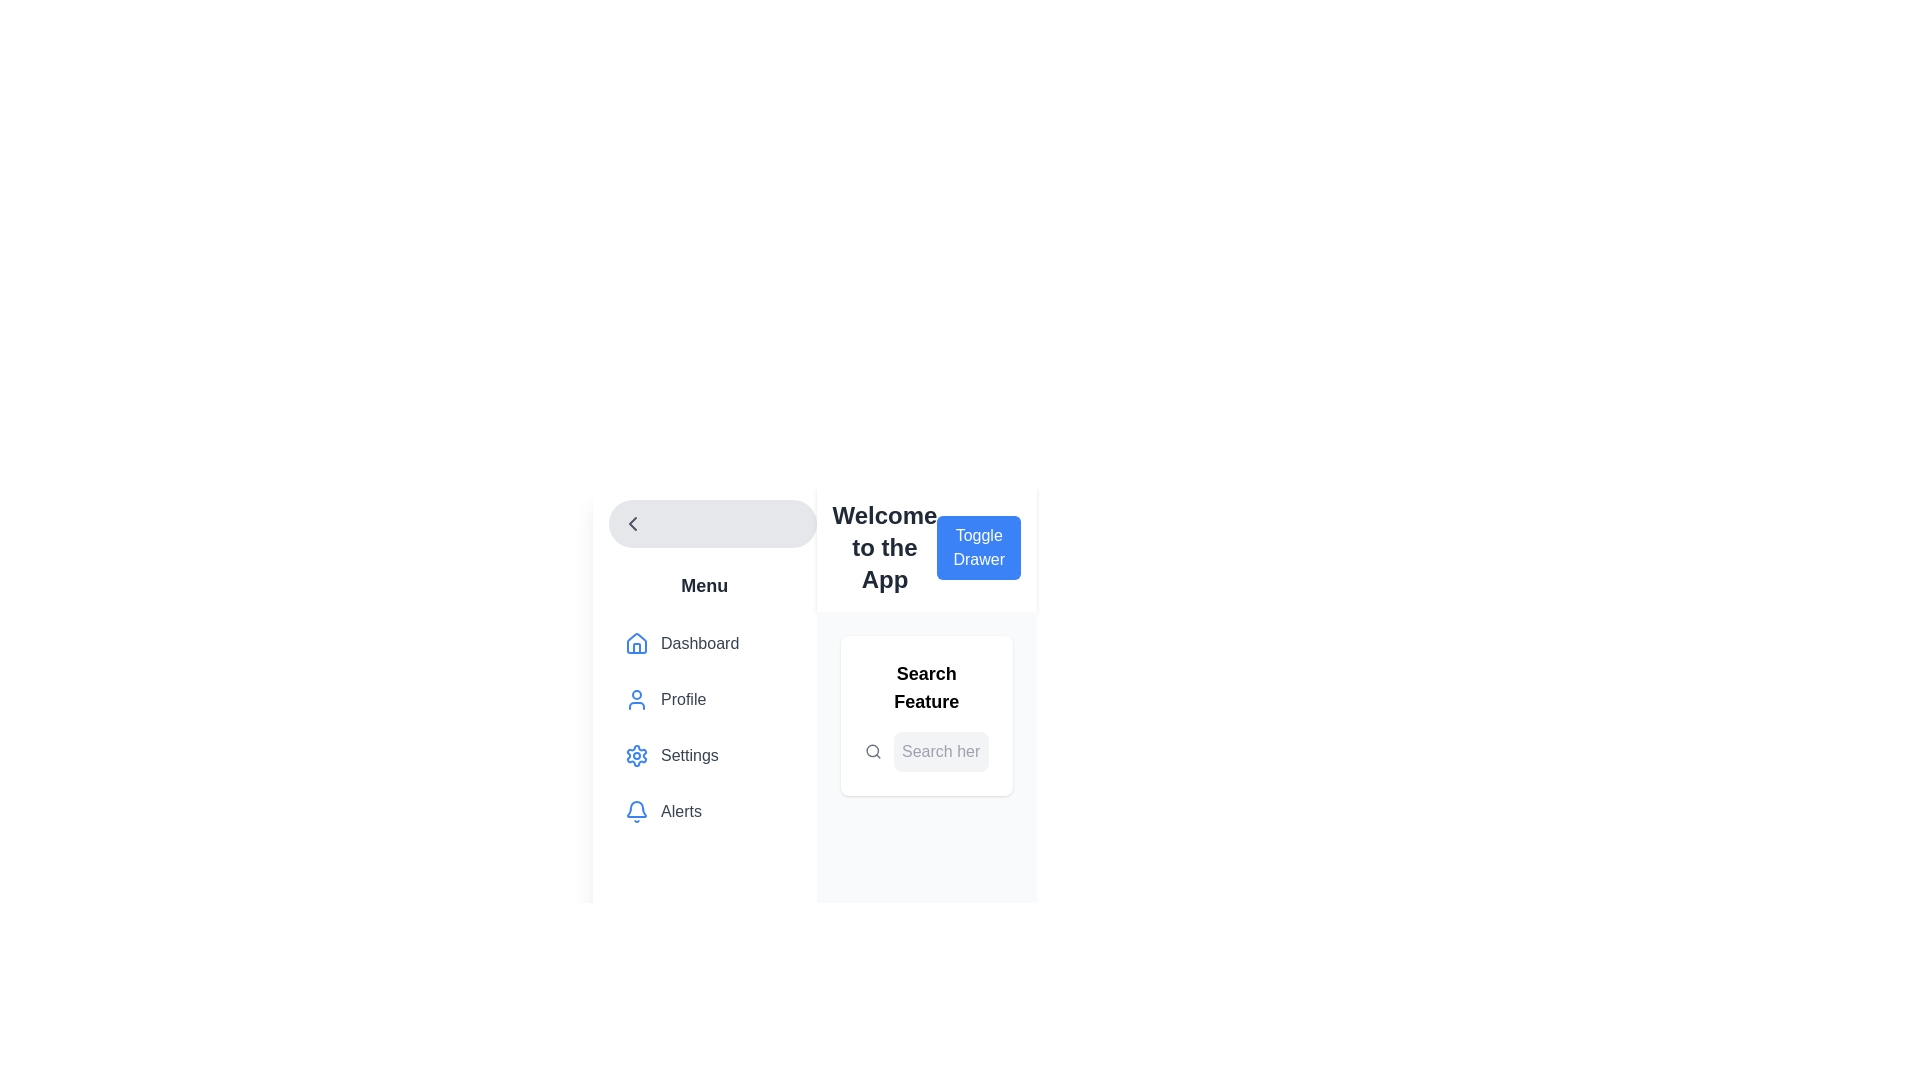 The image size is (1920, 1080). Describe the element at coordinates (979, 547) in the screenshot. I see `the 'Toggle Drawer' button, which has a blue background and white text` at that location.